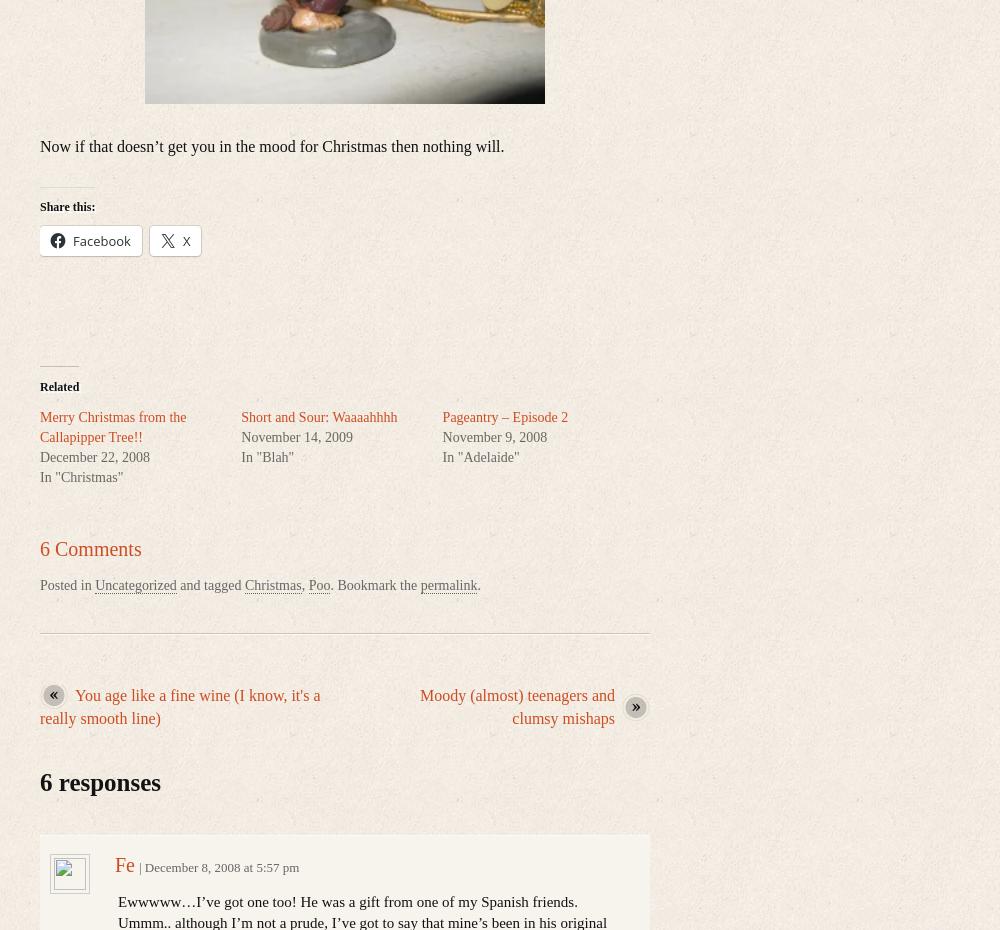 The height and width of the screenshot is (930, 1000). I want to click on 'permalink', so click(420, 584).